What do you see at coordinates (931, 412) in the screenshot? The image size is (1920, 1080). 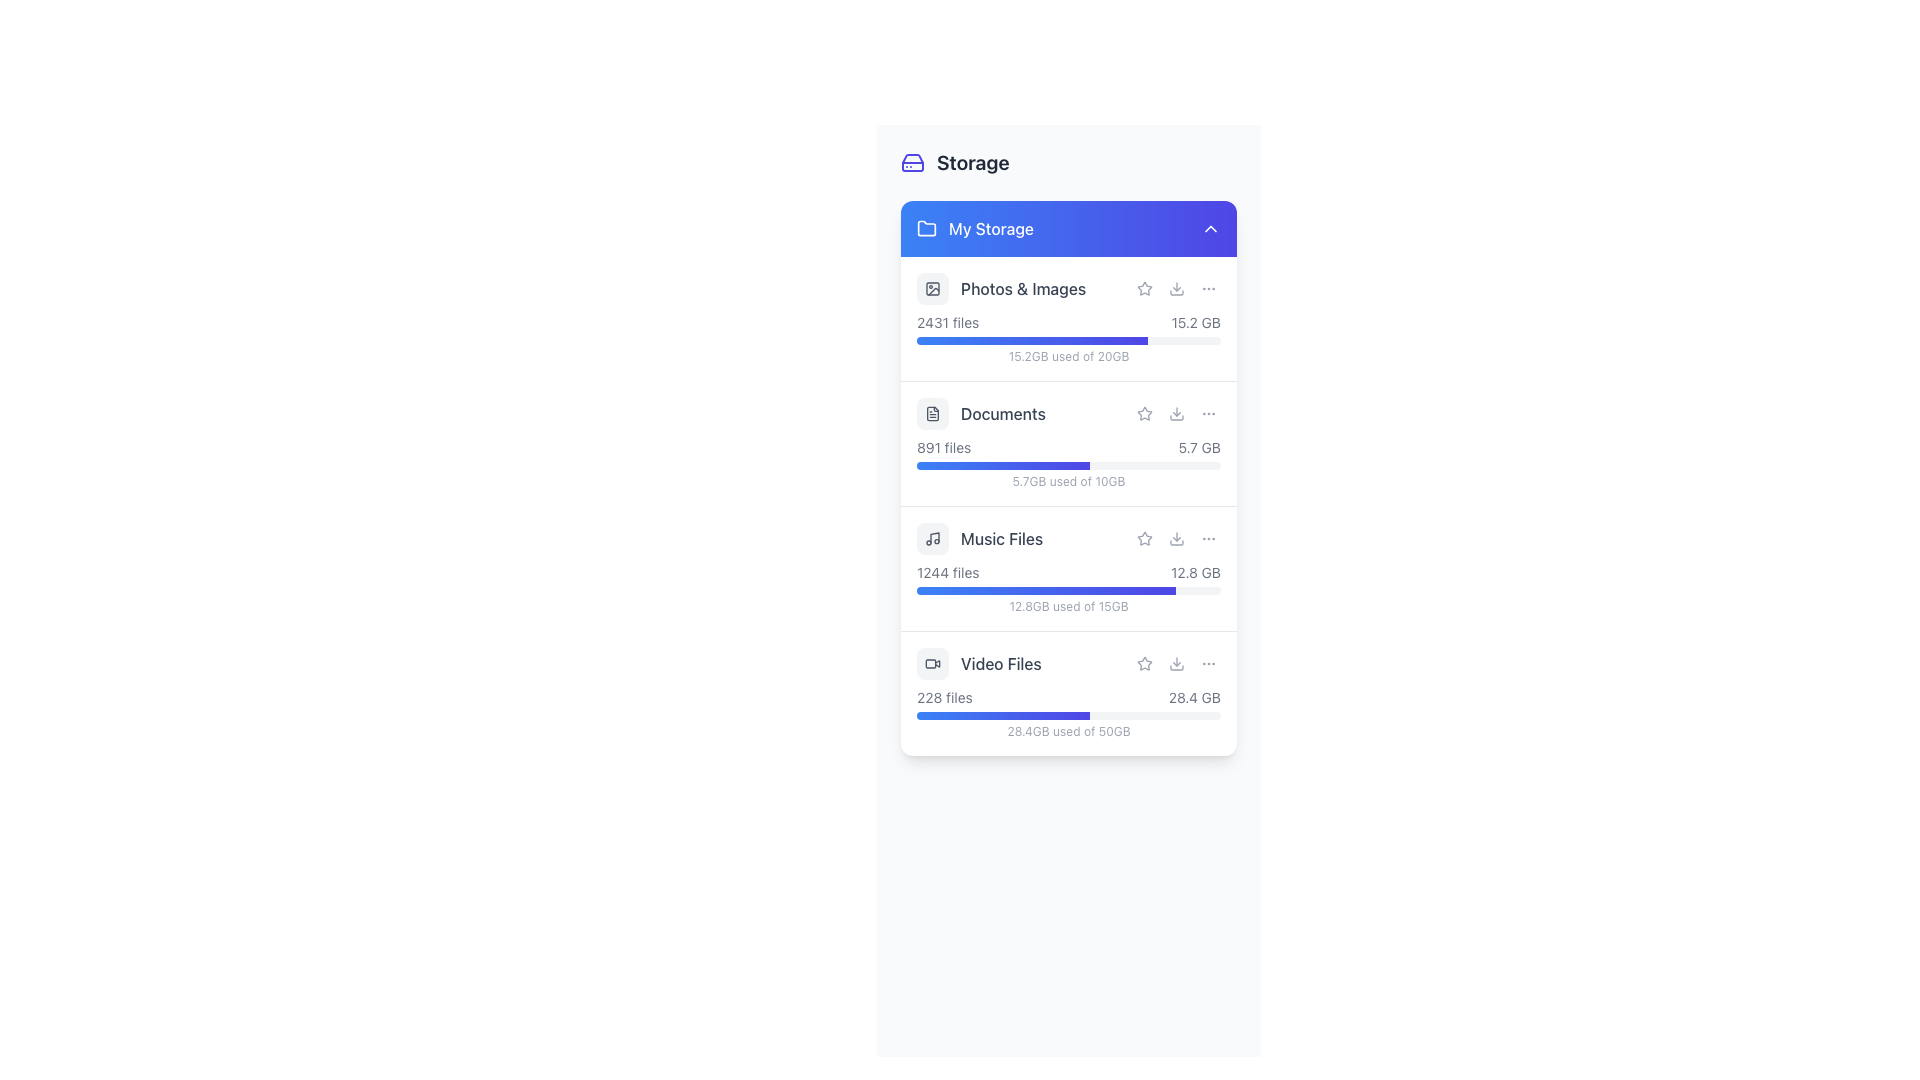 I see `the small, square icon with a light gray background and rounded corners that contains a document outline symbol, located to the left of the text 'Documents' in the list under 'My Storage'` at bounding box center [931, 412].